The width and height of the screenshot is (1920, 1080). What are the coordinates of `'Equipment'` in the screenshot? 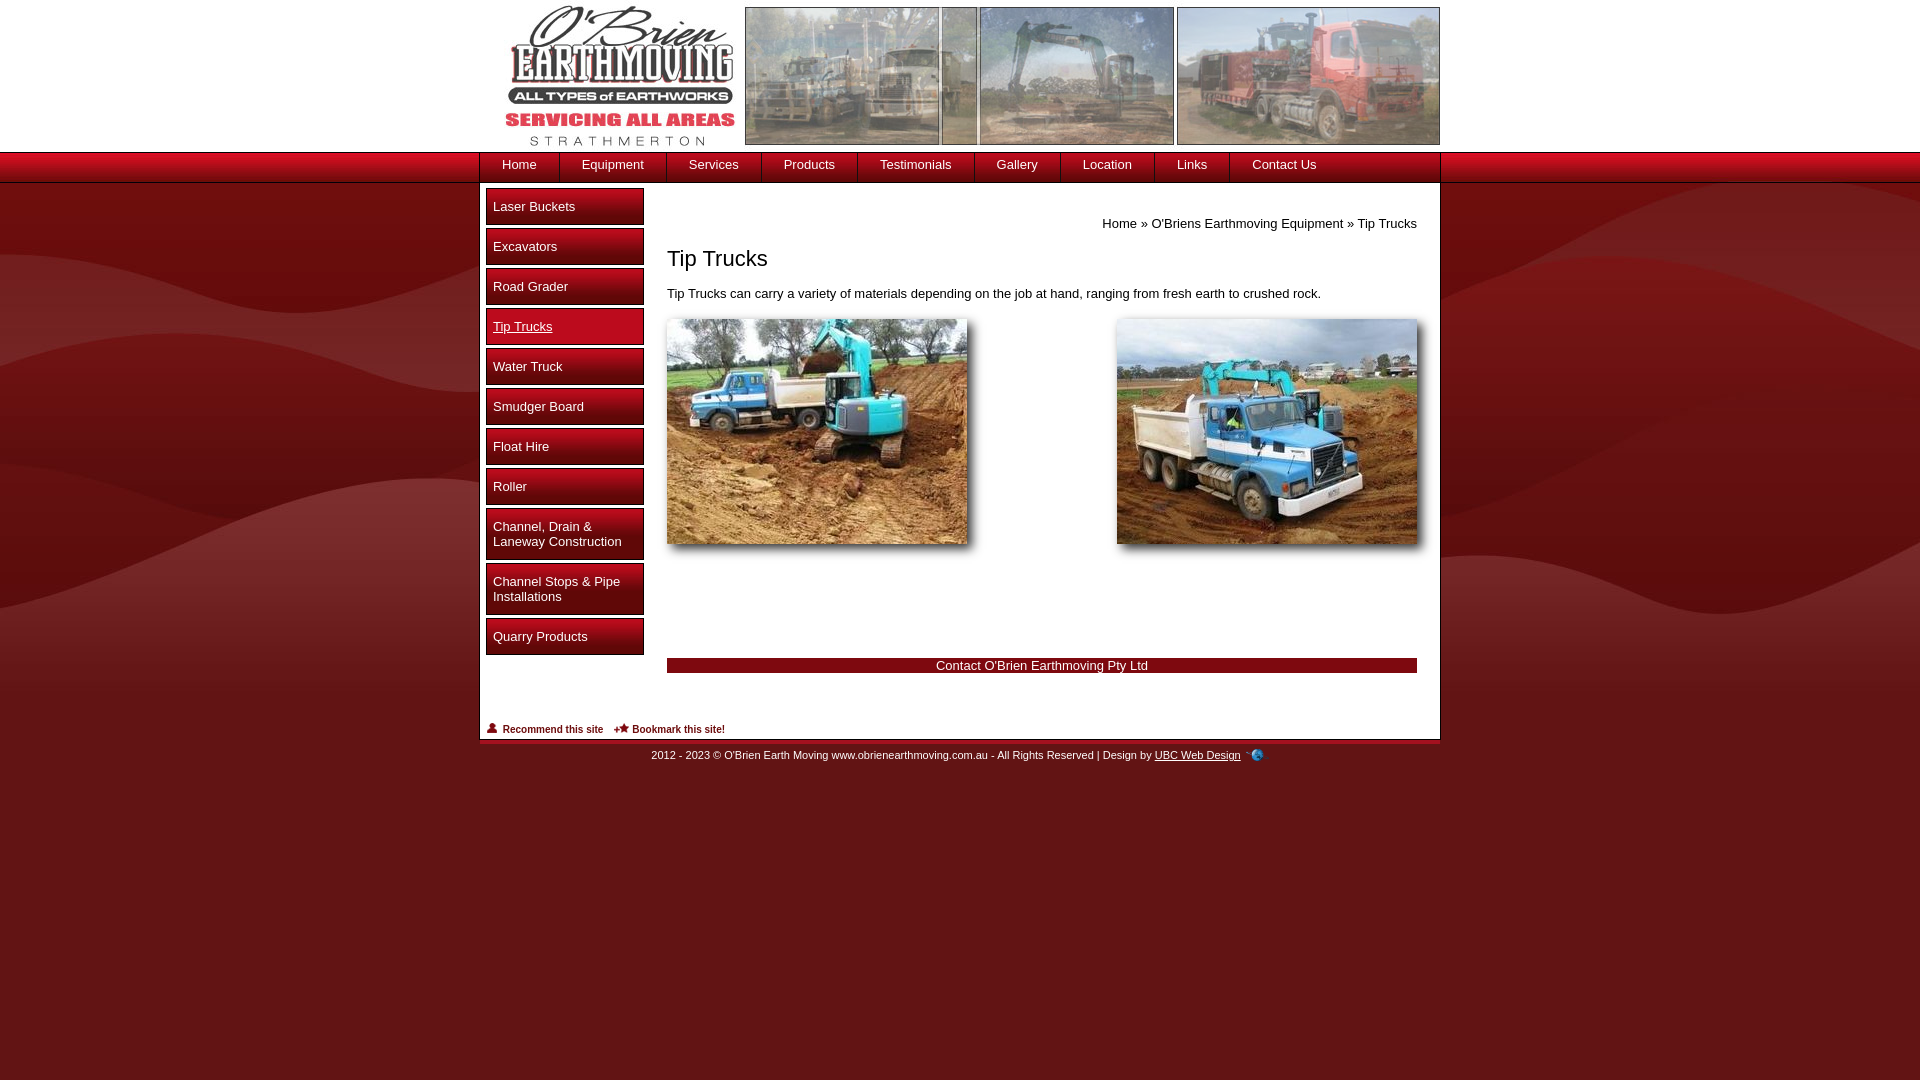 It's located at (612, 155).